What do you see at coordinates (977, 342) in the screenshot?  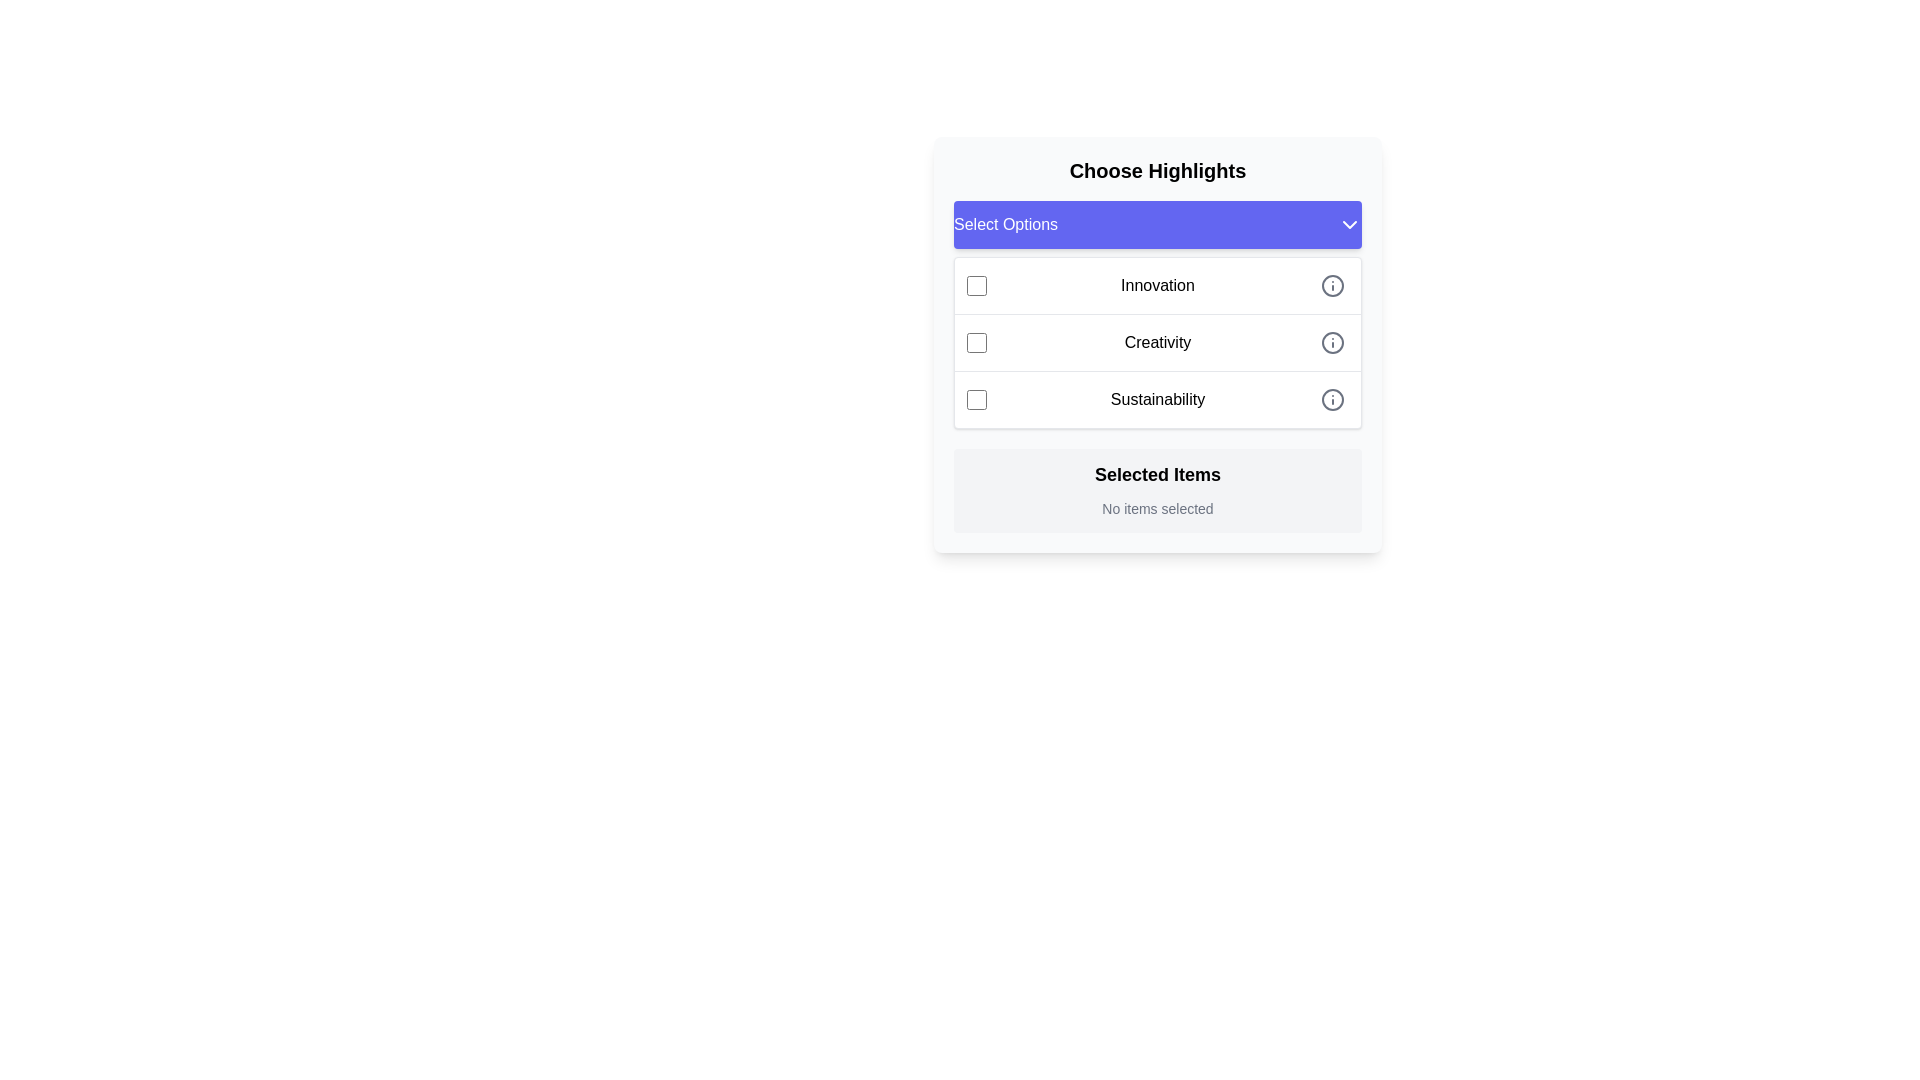 I see `the checkbox element located on the left side of the 'Creativity' label` at bounding box center [977, 342].